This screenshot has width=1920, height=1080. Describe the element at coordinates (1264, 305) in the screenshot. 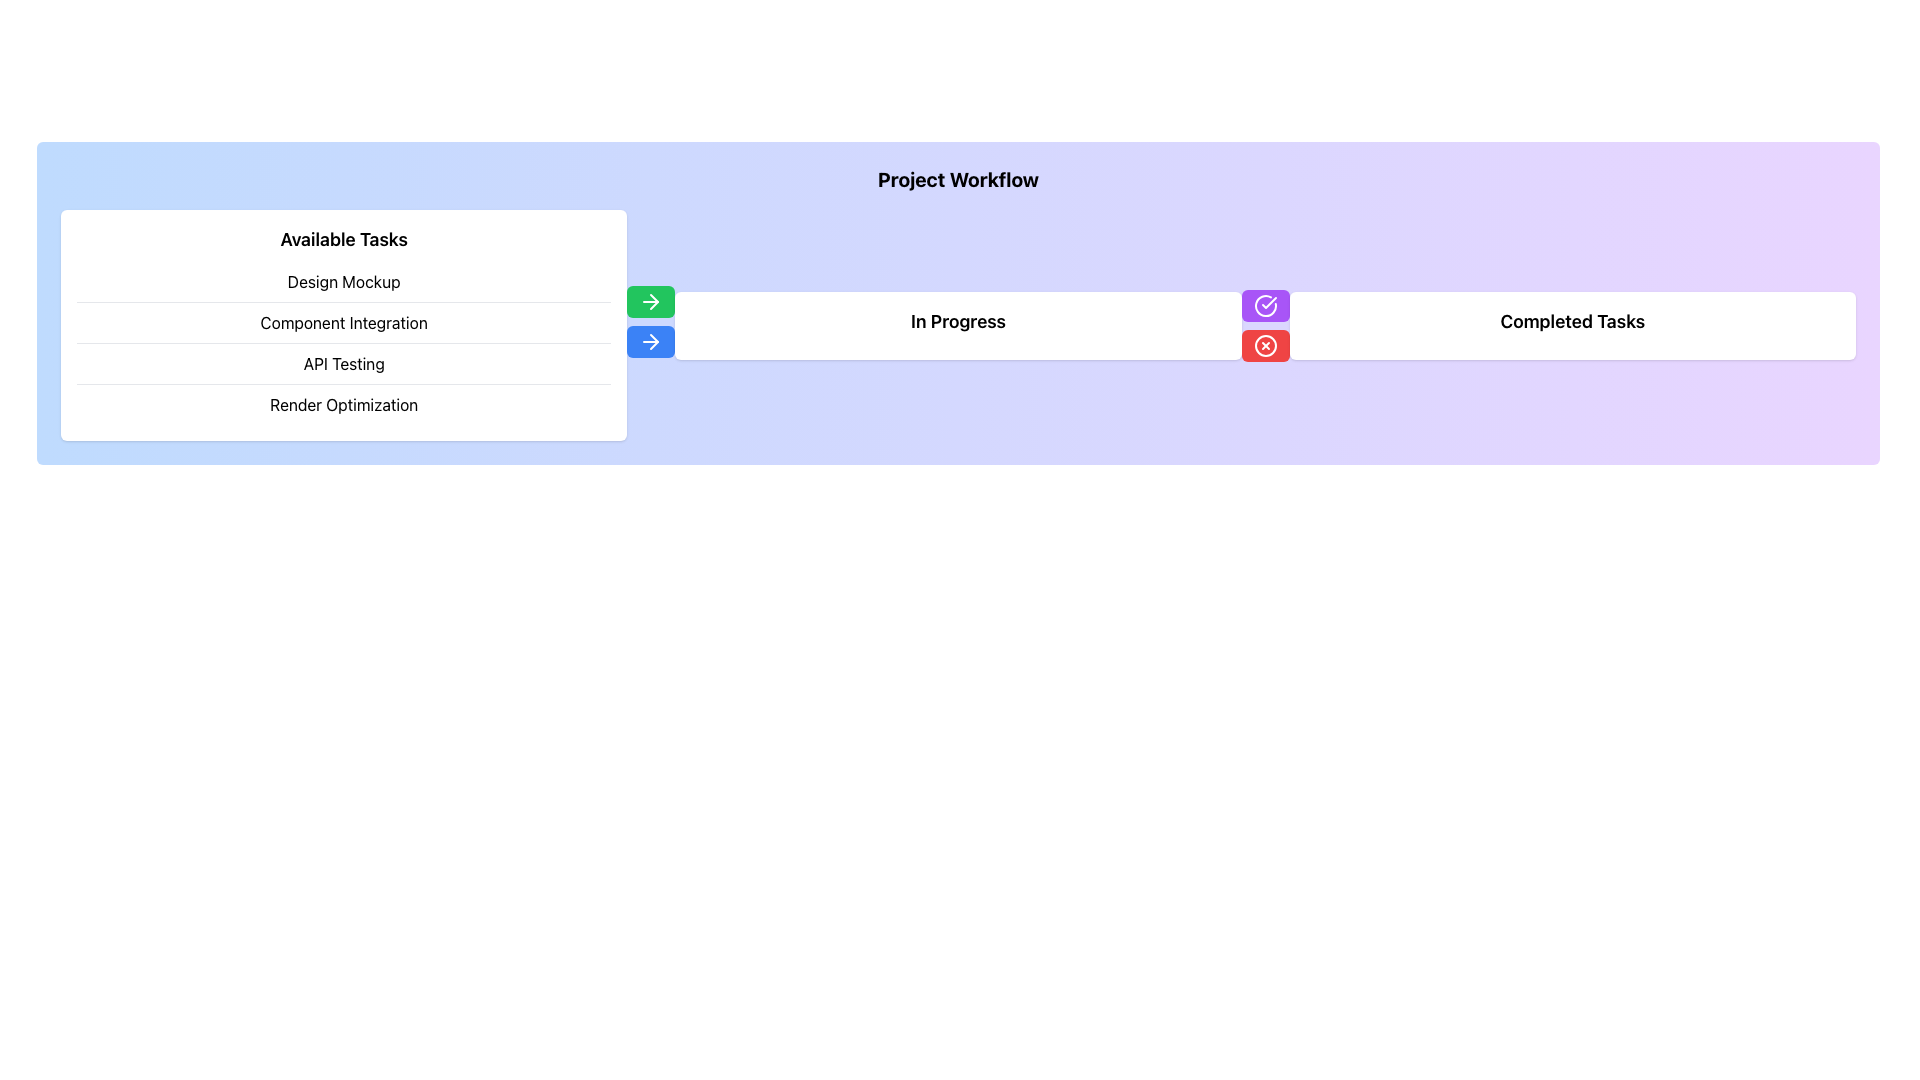

I see `the purple checkmark icon with a circular outline located in the second column under the 'In Progress' section` at that location.